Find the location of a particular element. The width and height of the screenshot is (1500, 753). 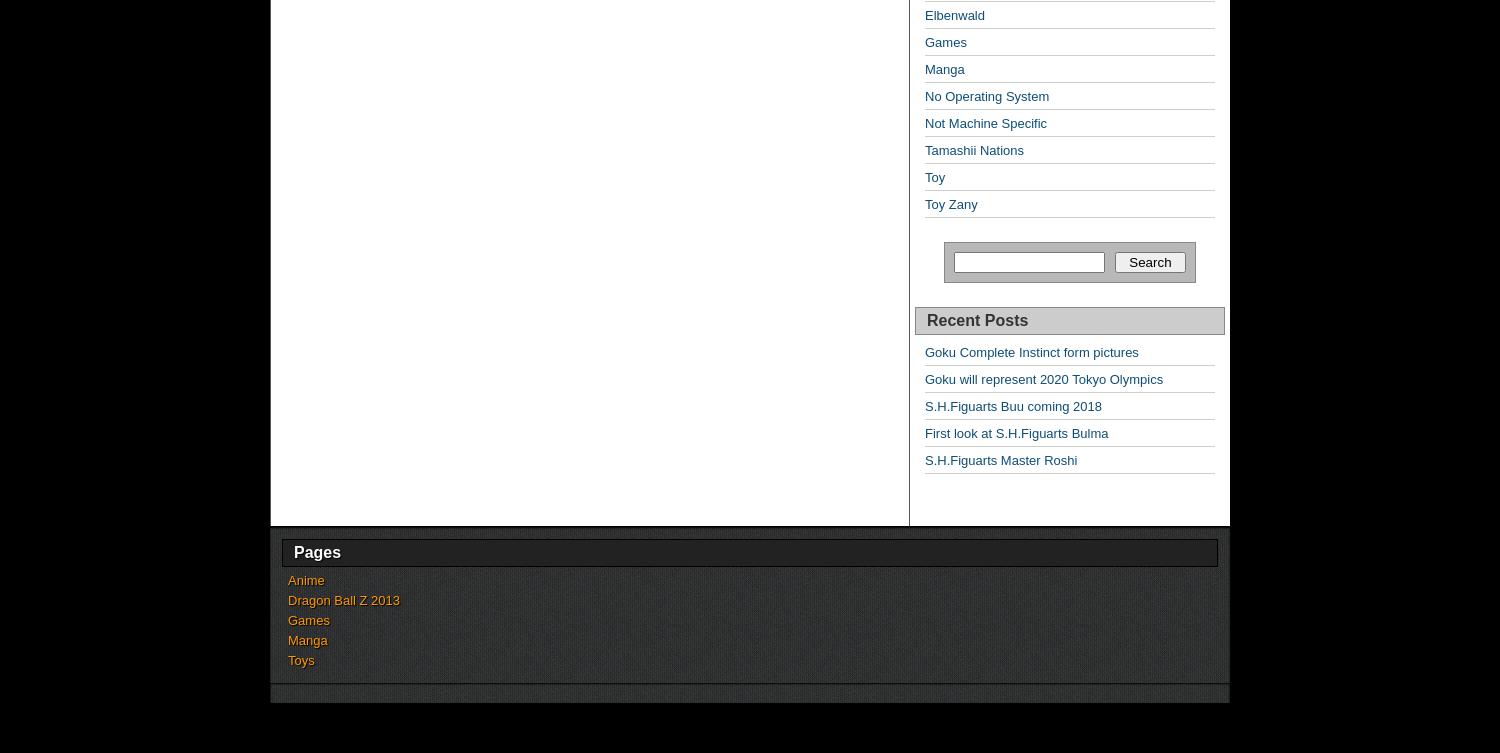

'No Operating System' is located at coordinates (986, 96).